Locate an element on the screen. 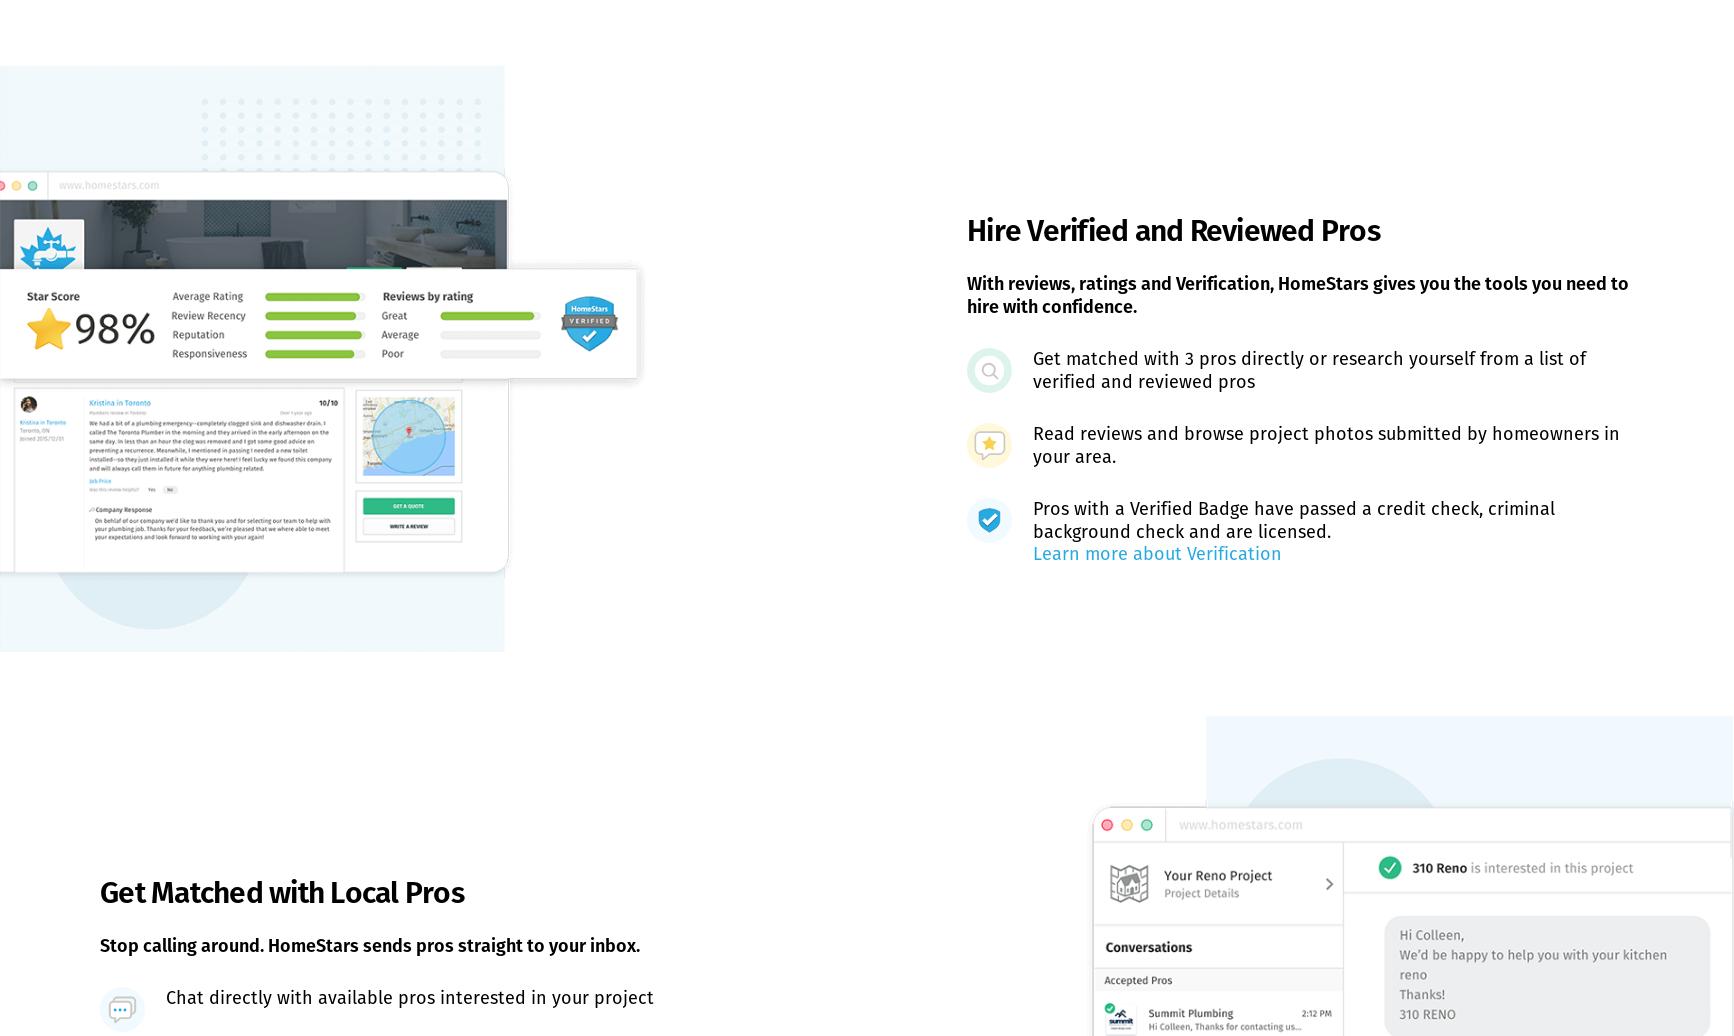 This screenshot has width=1734, height=1036. 'Carrol Drew' is located at coordinates (426, 207).